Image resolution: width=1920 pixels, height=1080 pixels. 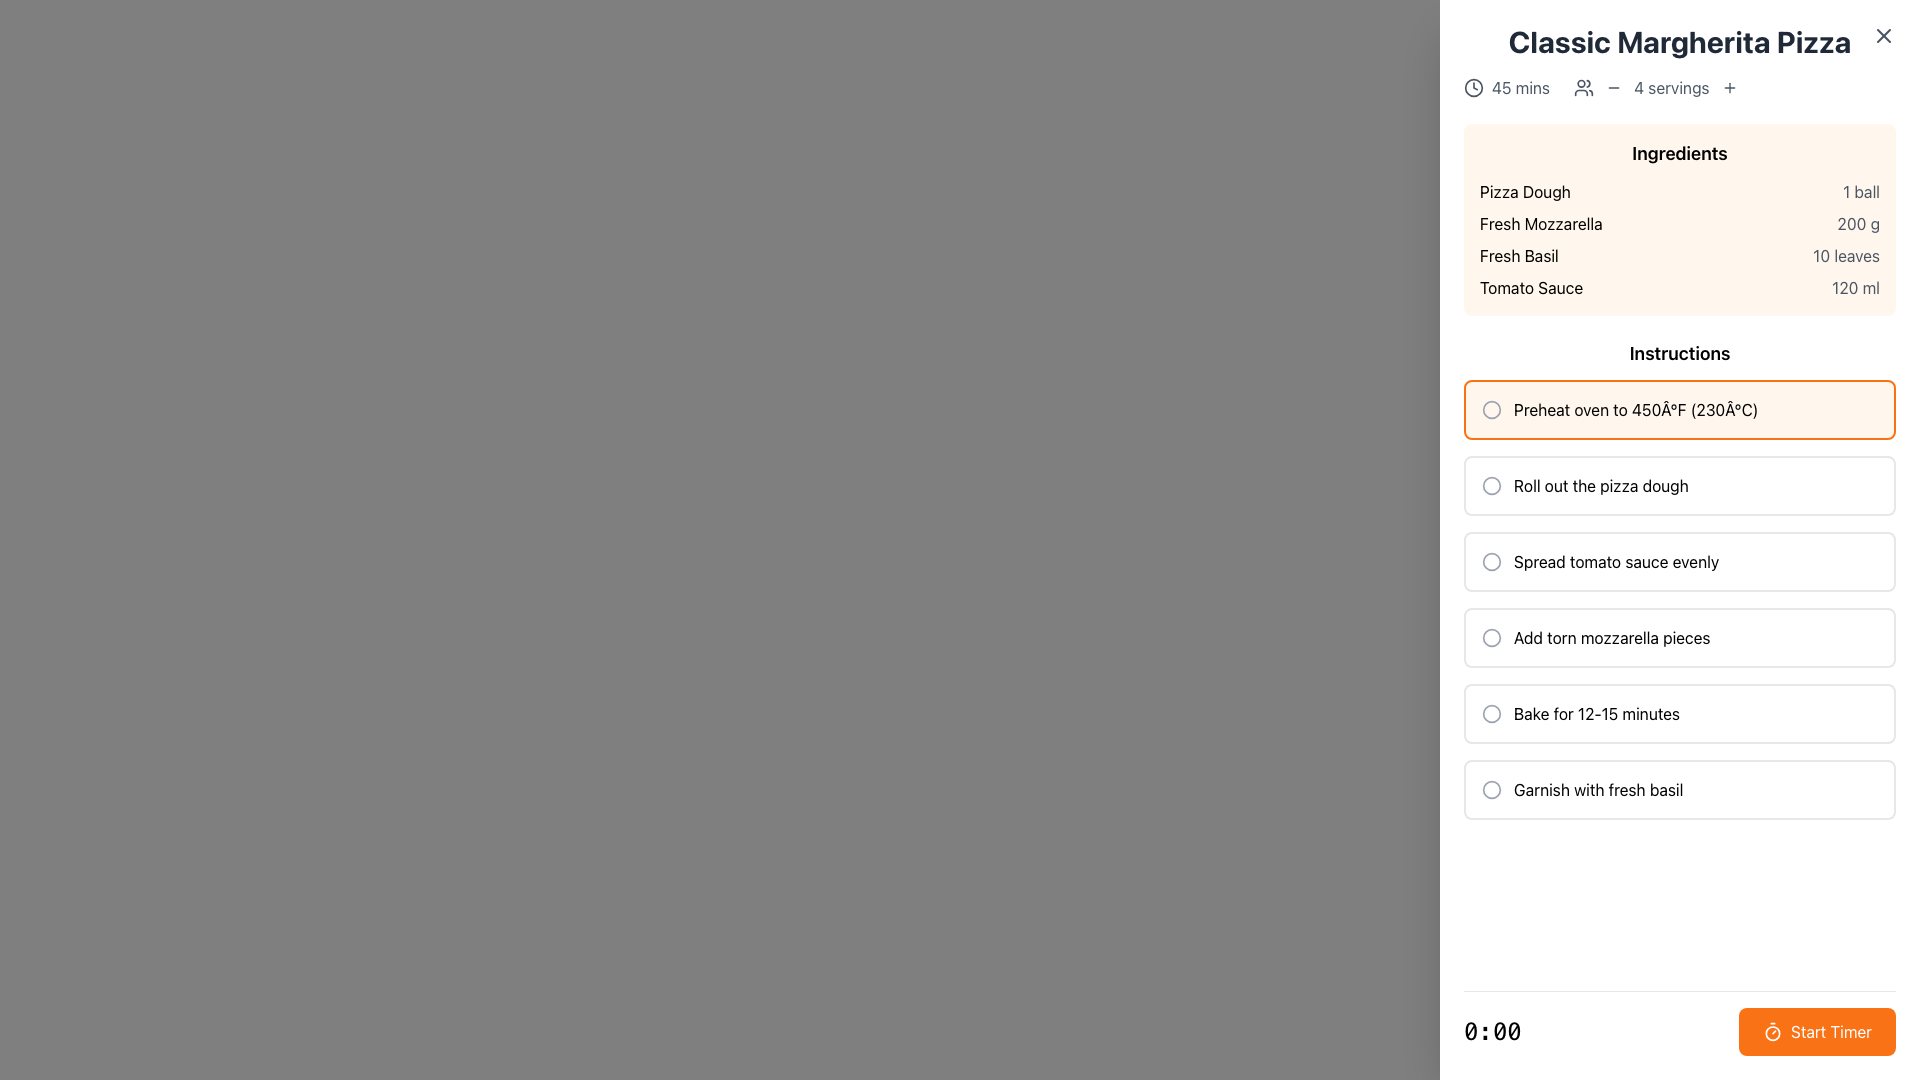 What do you see at coordinates (1671, 87) in the screenshot?
I see `the Text label that displays the current number of servings for a recipe, positioned centrally between the '-' button and the '+' button` at bounding box center [1671, 87].